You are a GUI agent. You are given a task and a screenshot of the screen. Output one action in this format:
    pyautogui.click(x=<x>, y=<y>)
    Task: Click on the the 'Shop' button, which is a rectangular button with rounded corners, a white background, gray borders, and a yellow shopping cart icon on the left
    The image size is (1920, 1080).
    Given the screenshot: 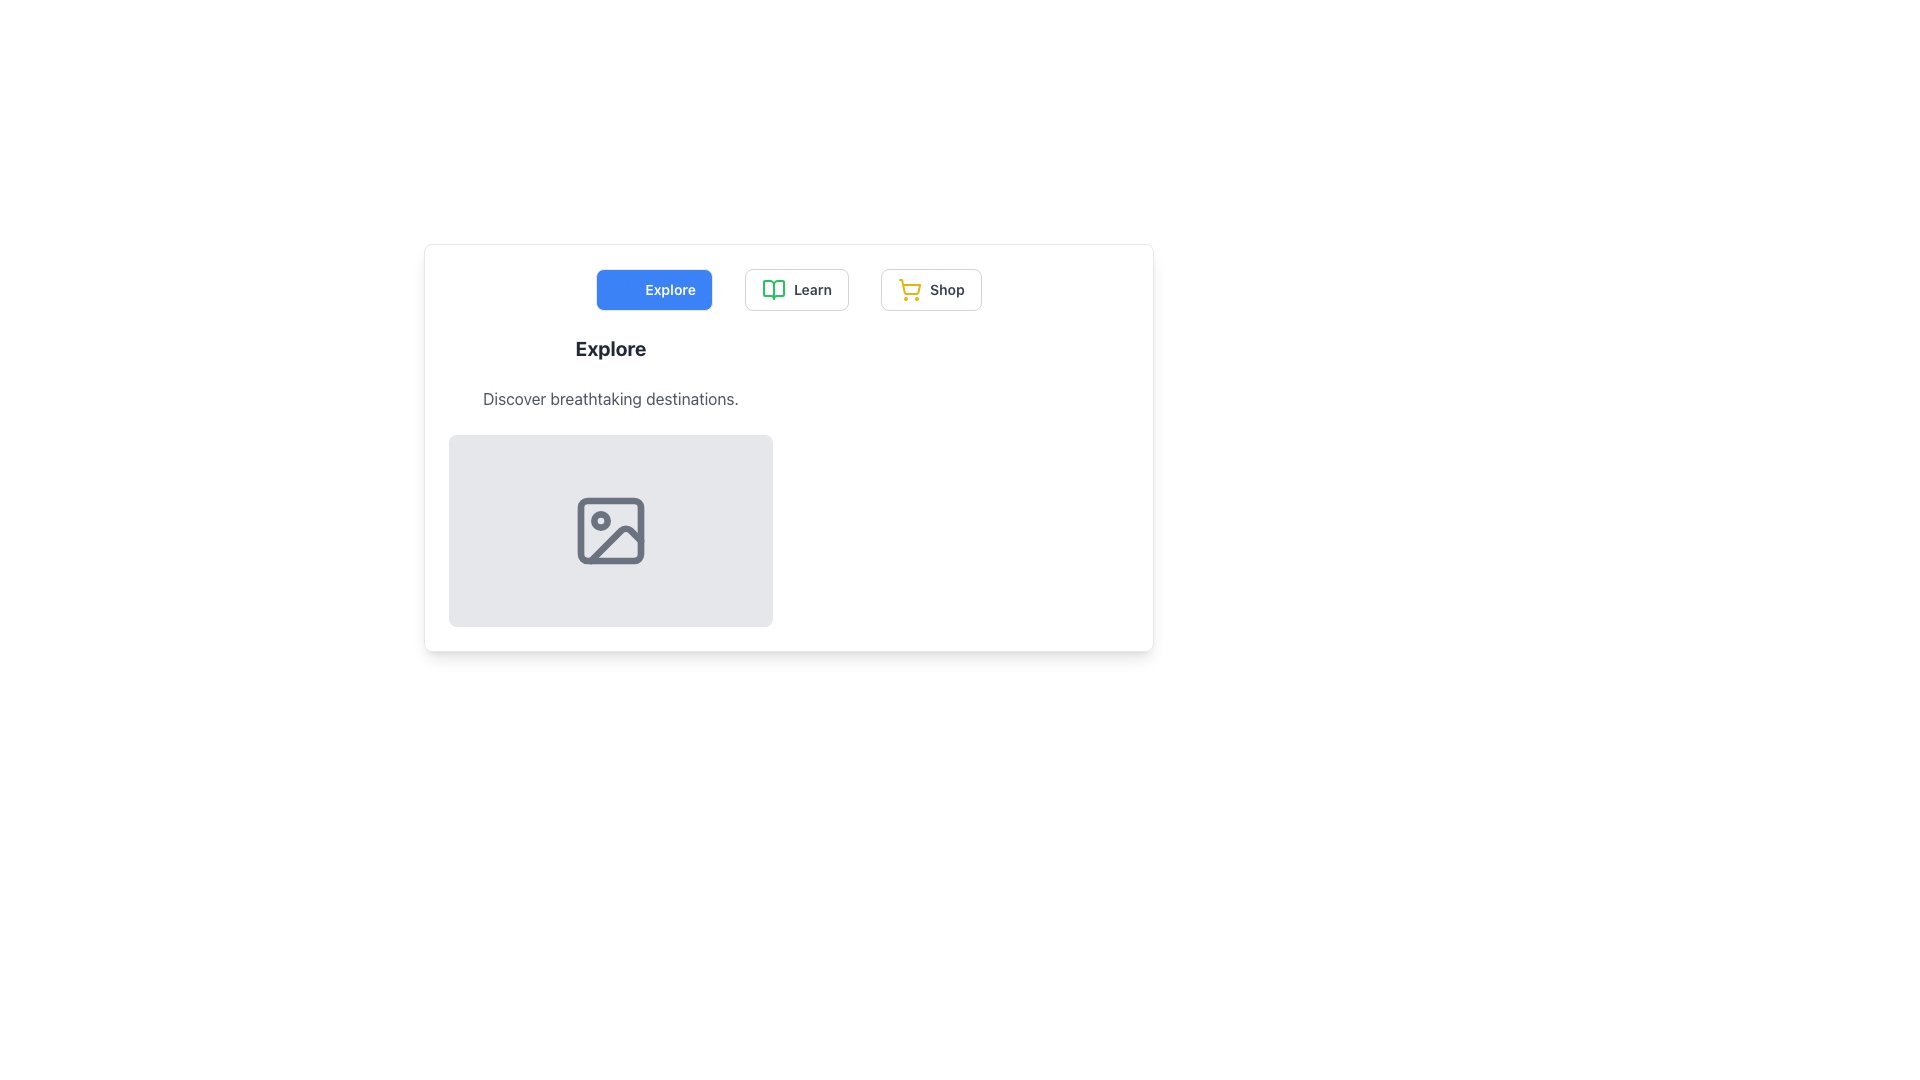 What is the action you would take?
    pyautogui.click(x=930, y=289)
    